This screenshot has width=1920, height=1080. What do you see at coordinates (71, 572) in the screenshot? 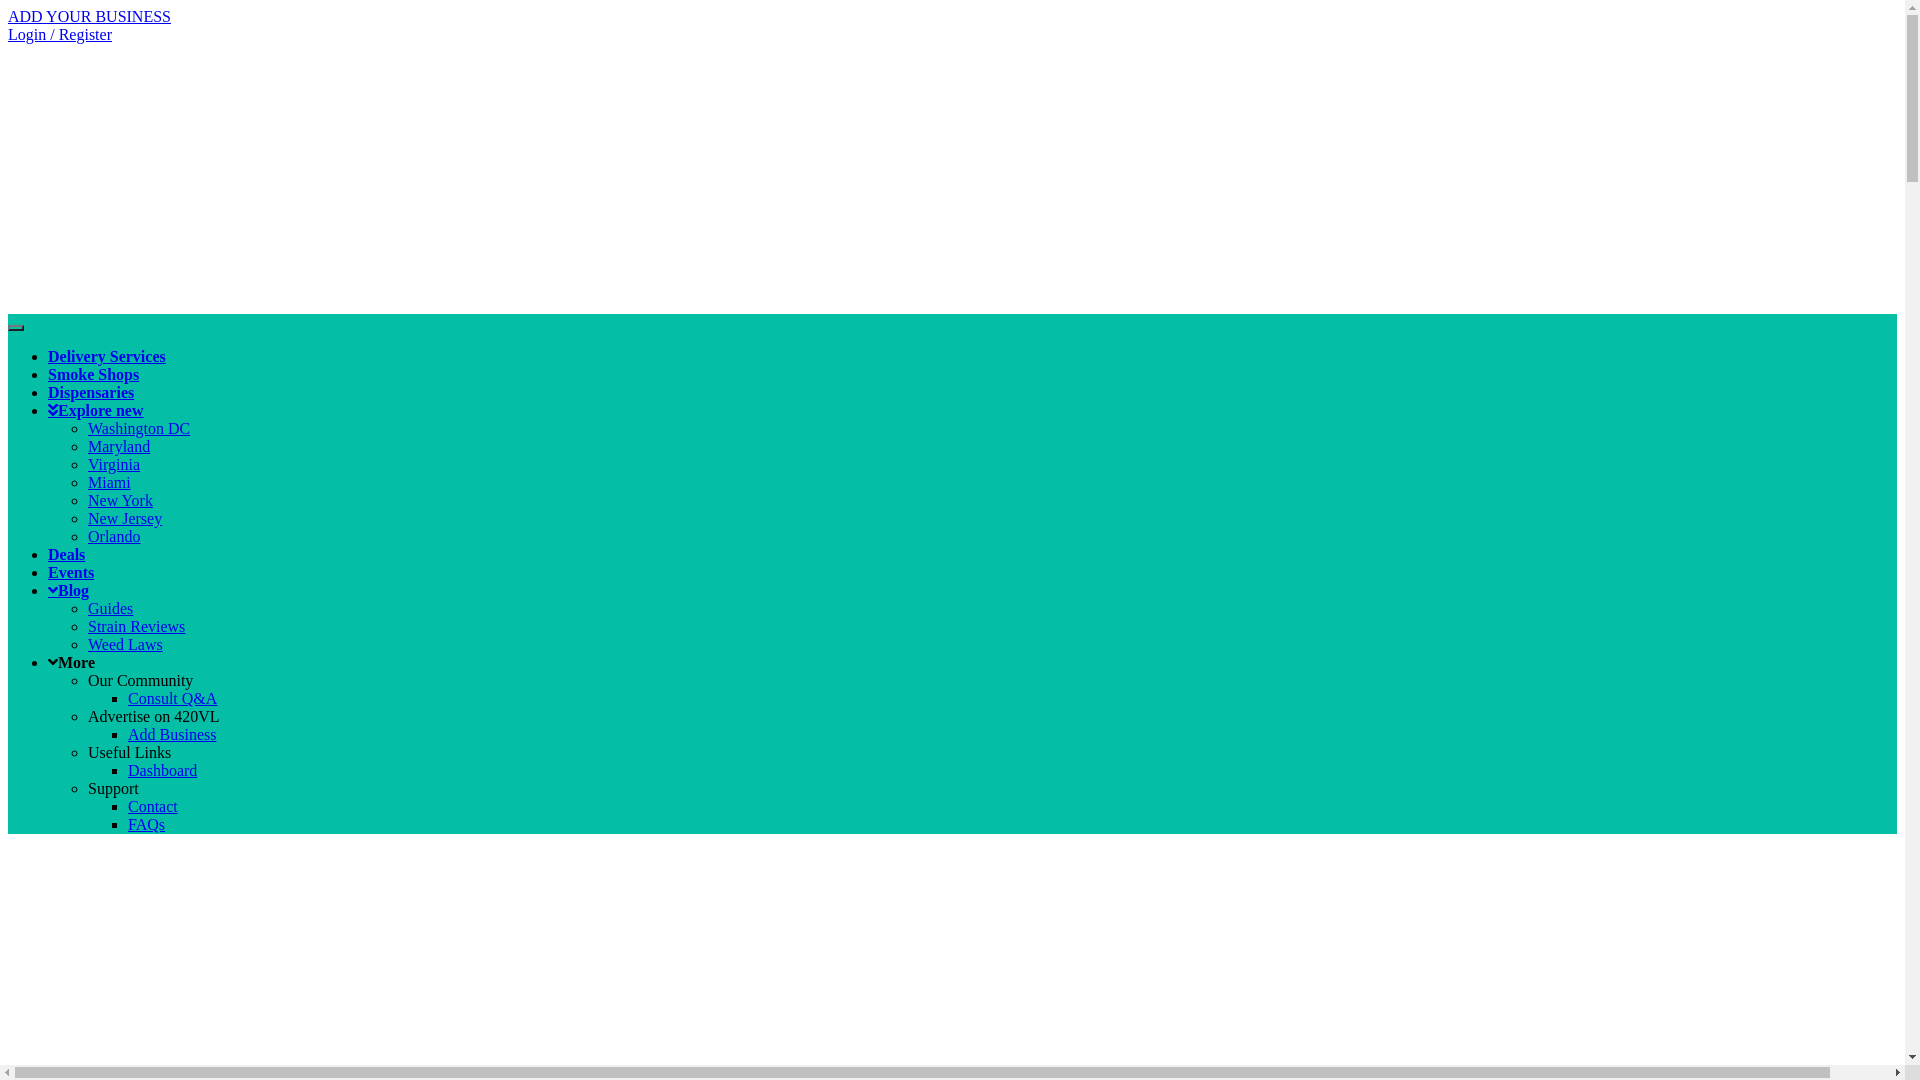
I see `'Events'` at bounding box center [71, 572].